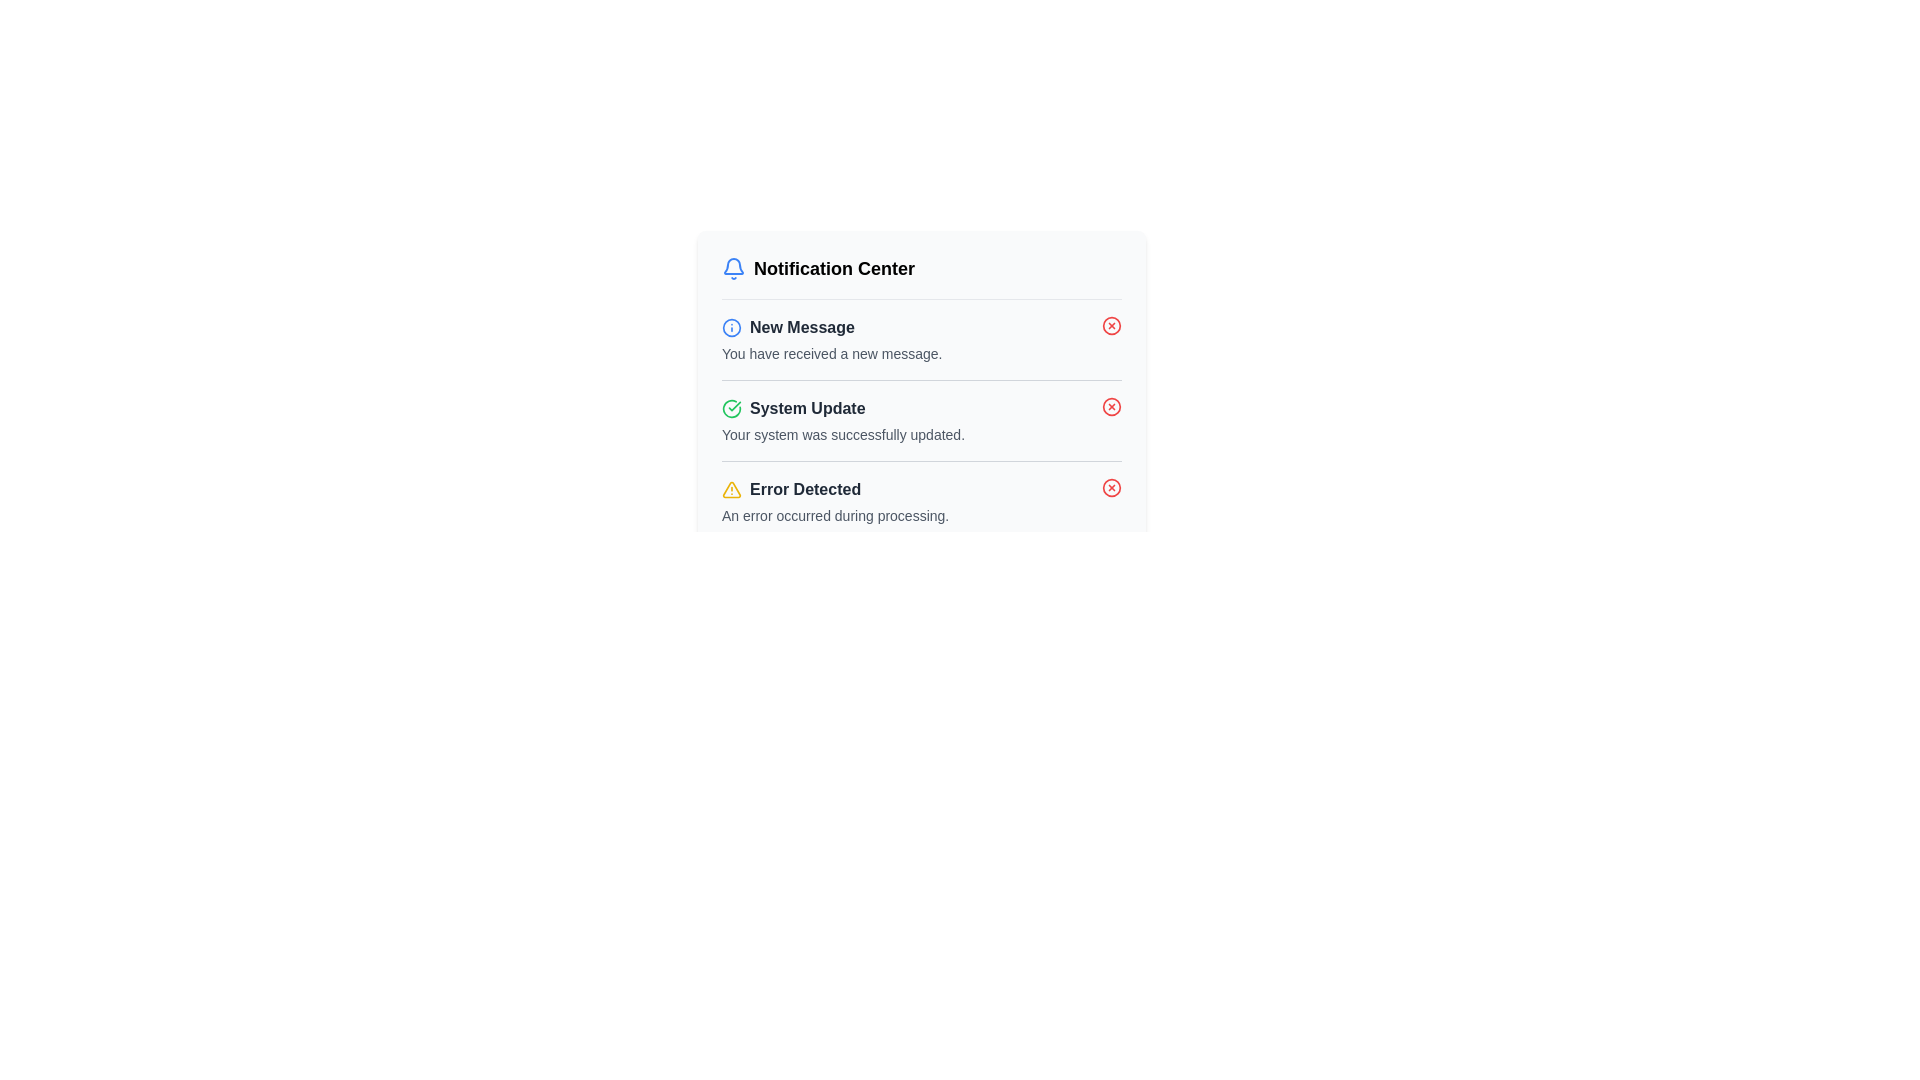  I want to click on the blue outlined bell-shaped icon located at the top-left corner of the Notification Center widget, so click(733, 265).